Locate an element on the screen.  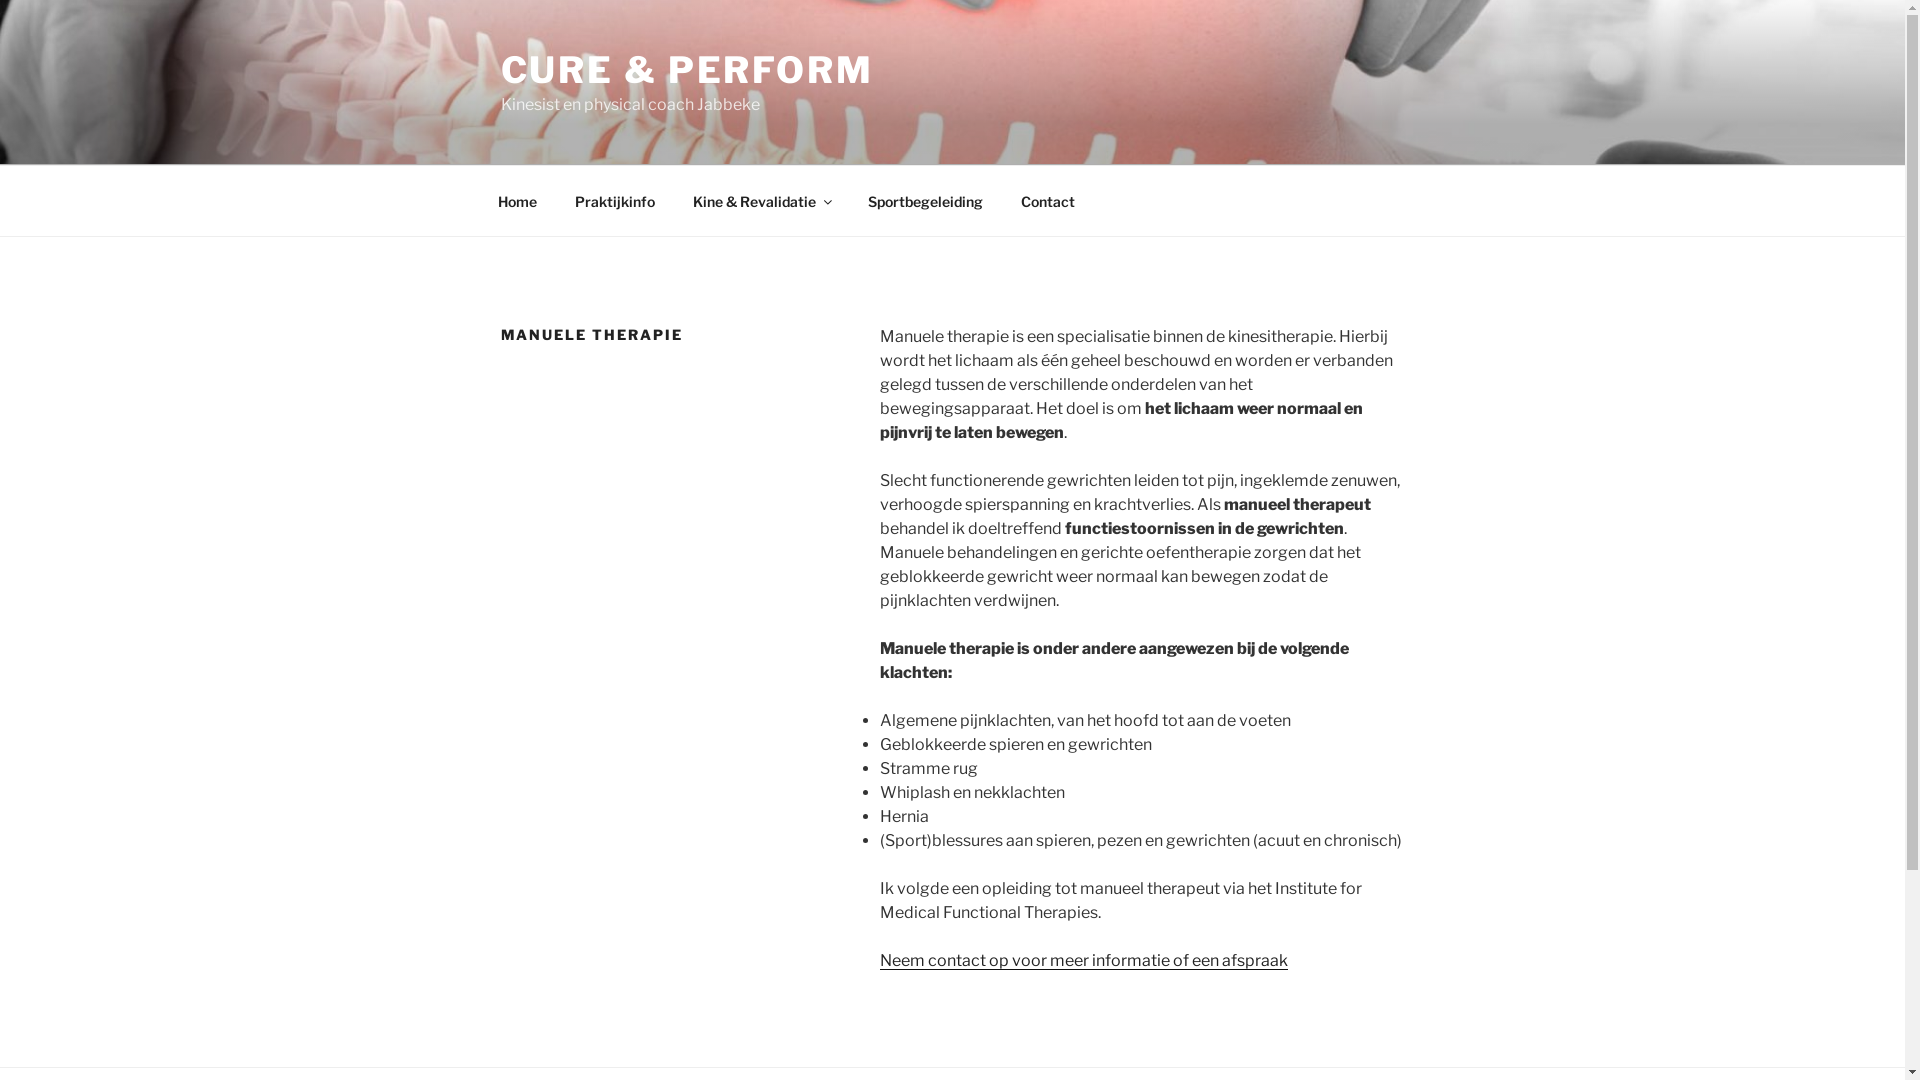
'Praktijkinfo' is located at coordinates (557, 200).